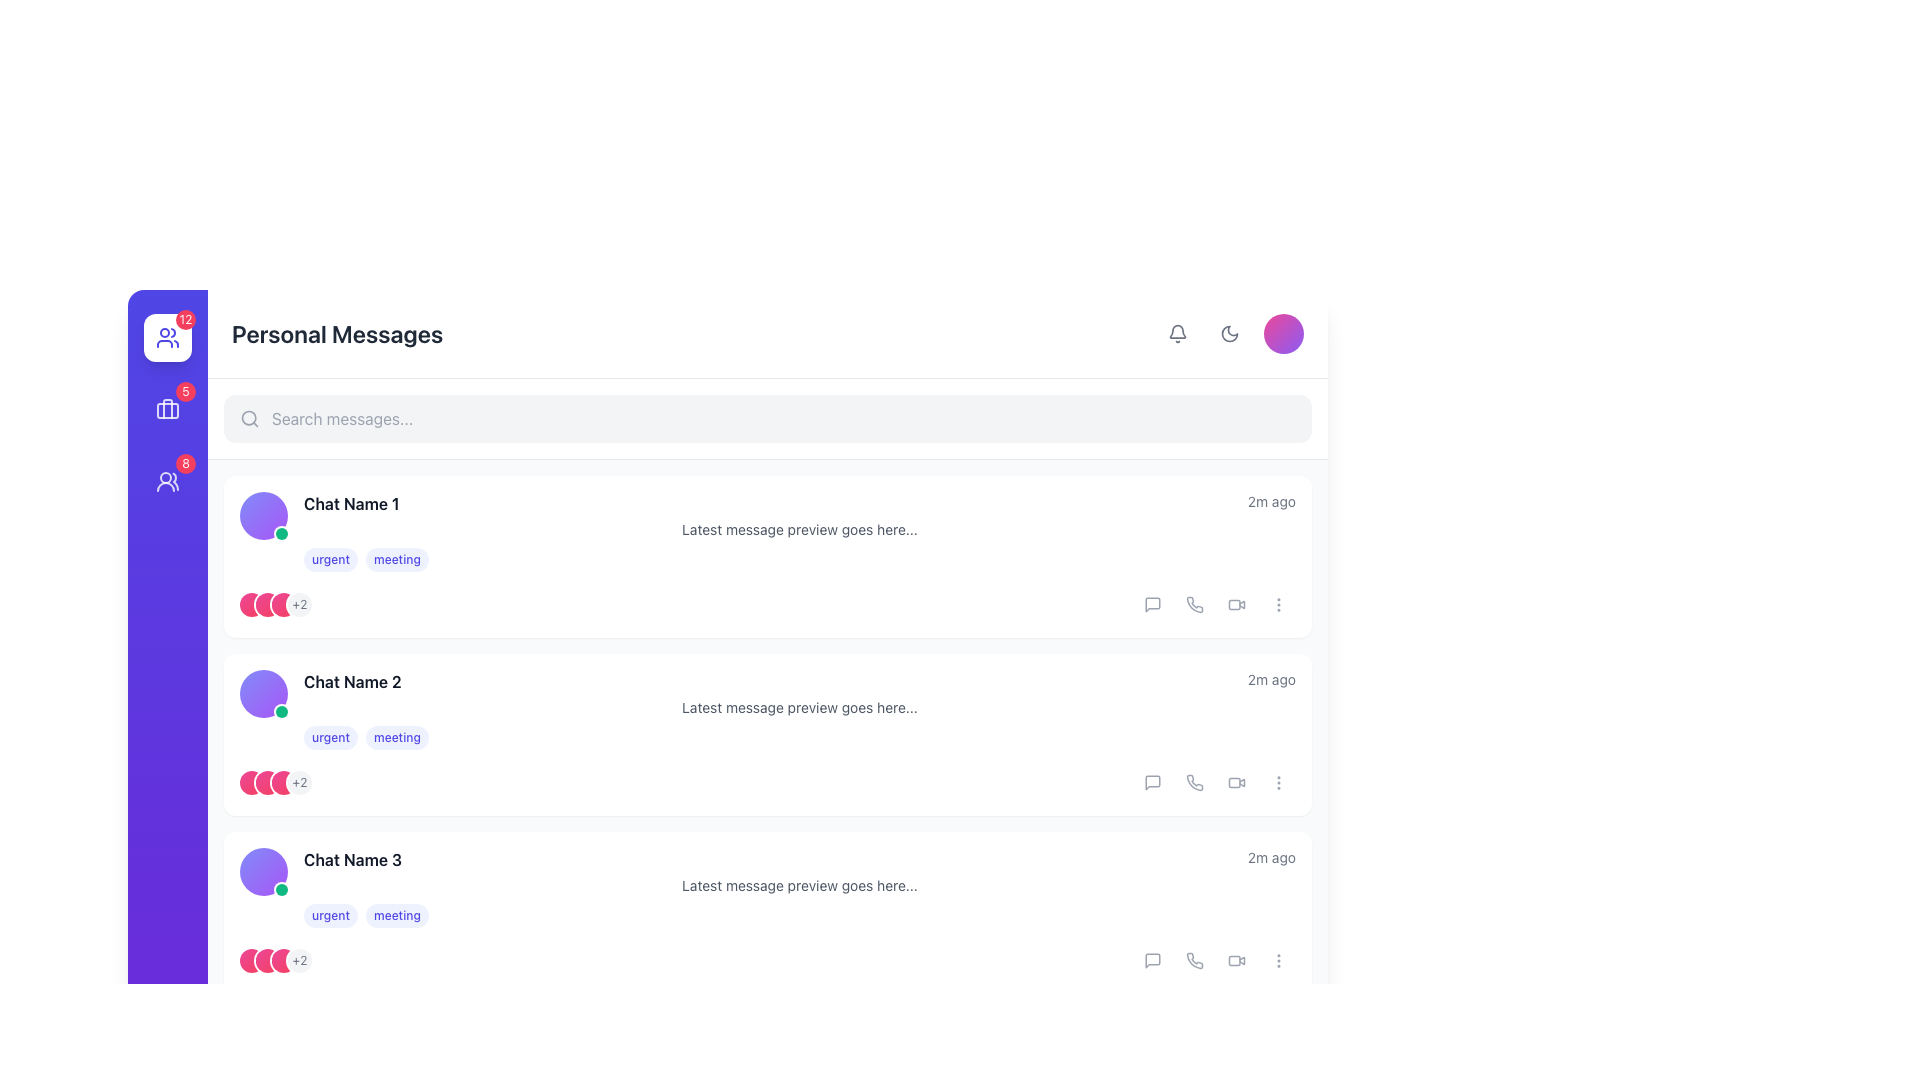  I want to click on the third chat entry in the vertical list, so click(800, 886).